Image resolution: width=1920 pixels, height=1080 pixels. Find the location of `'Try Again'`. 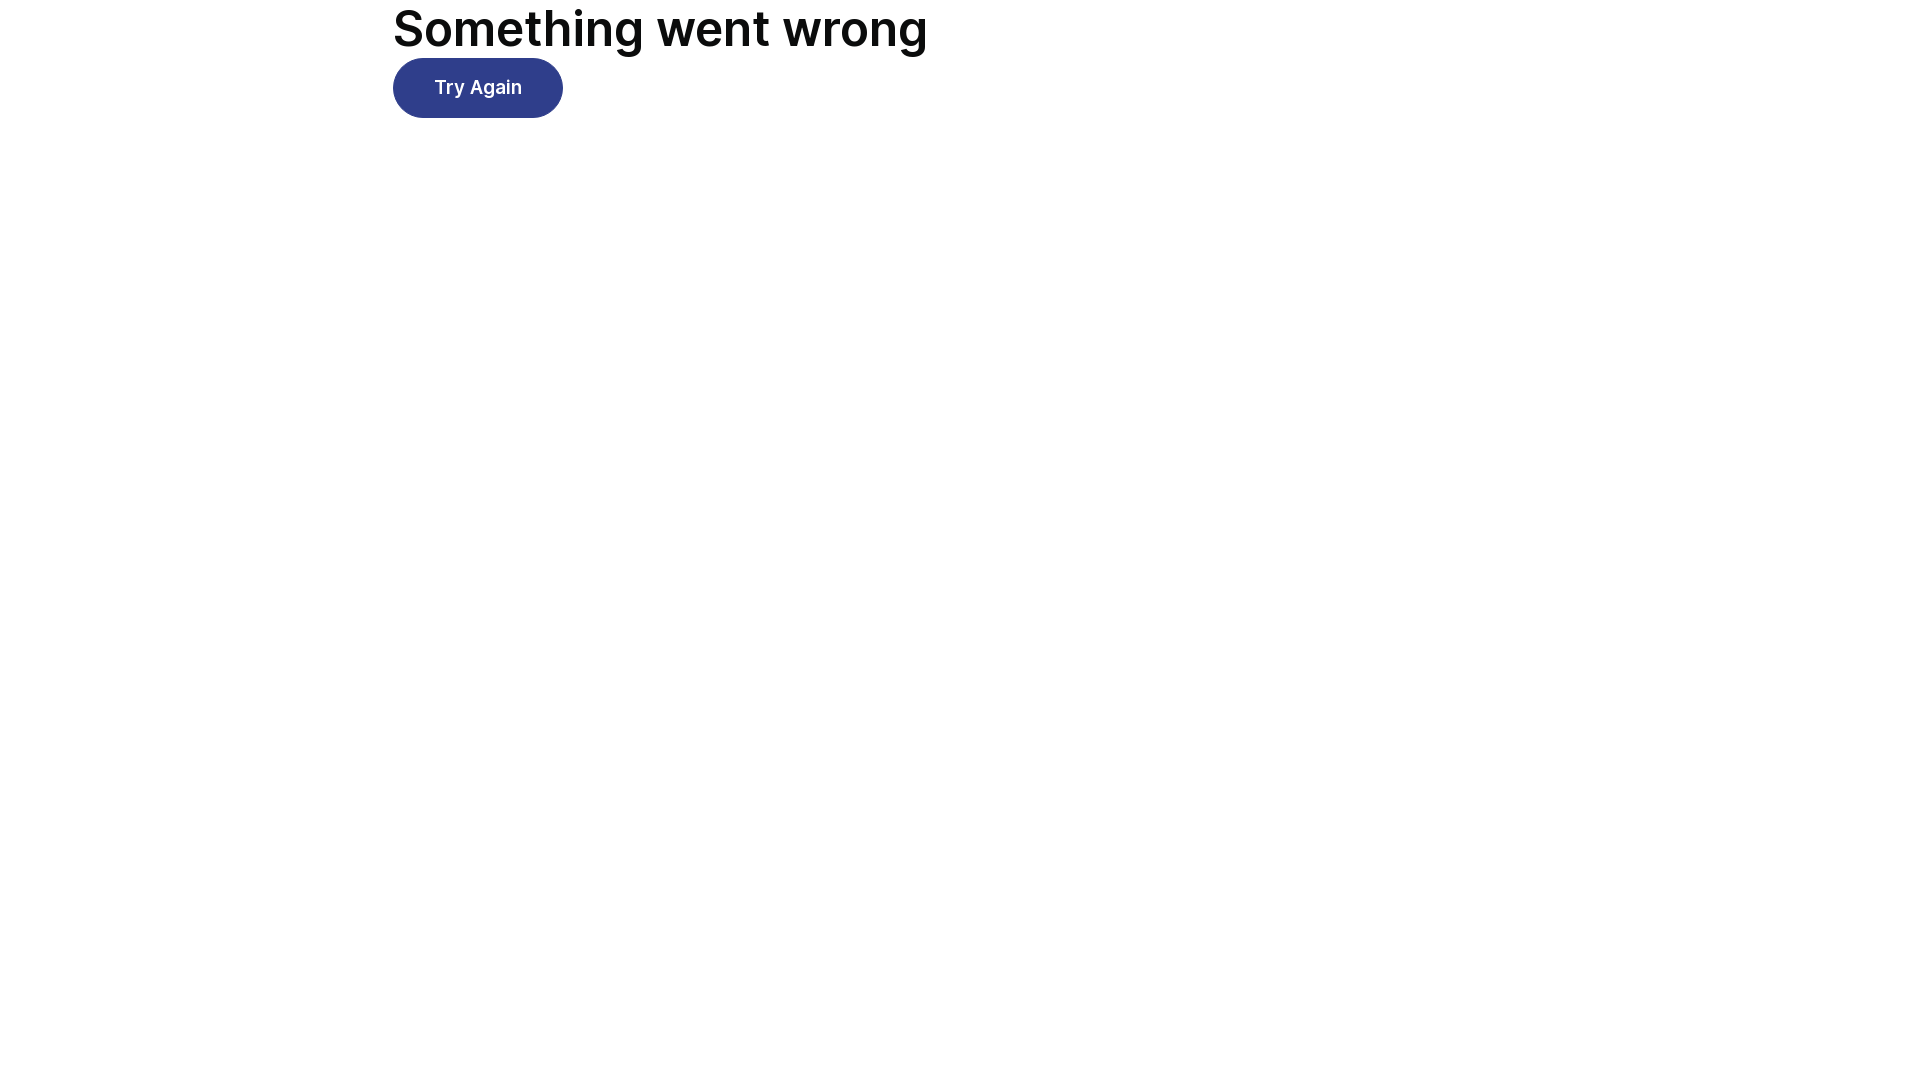

'Try Again' is located at coordinates (477, 87).